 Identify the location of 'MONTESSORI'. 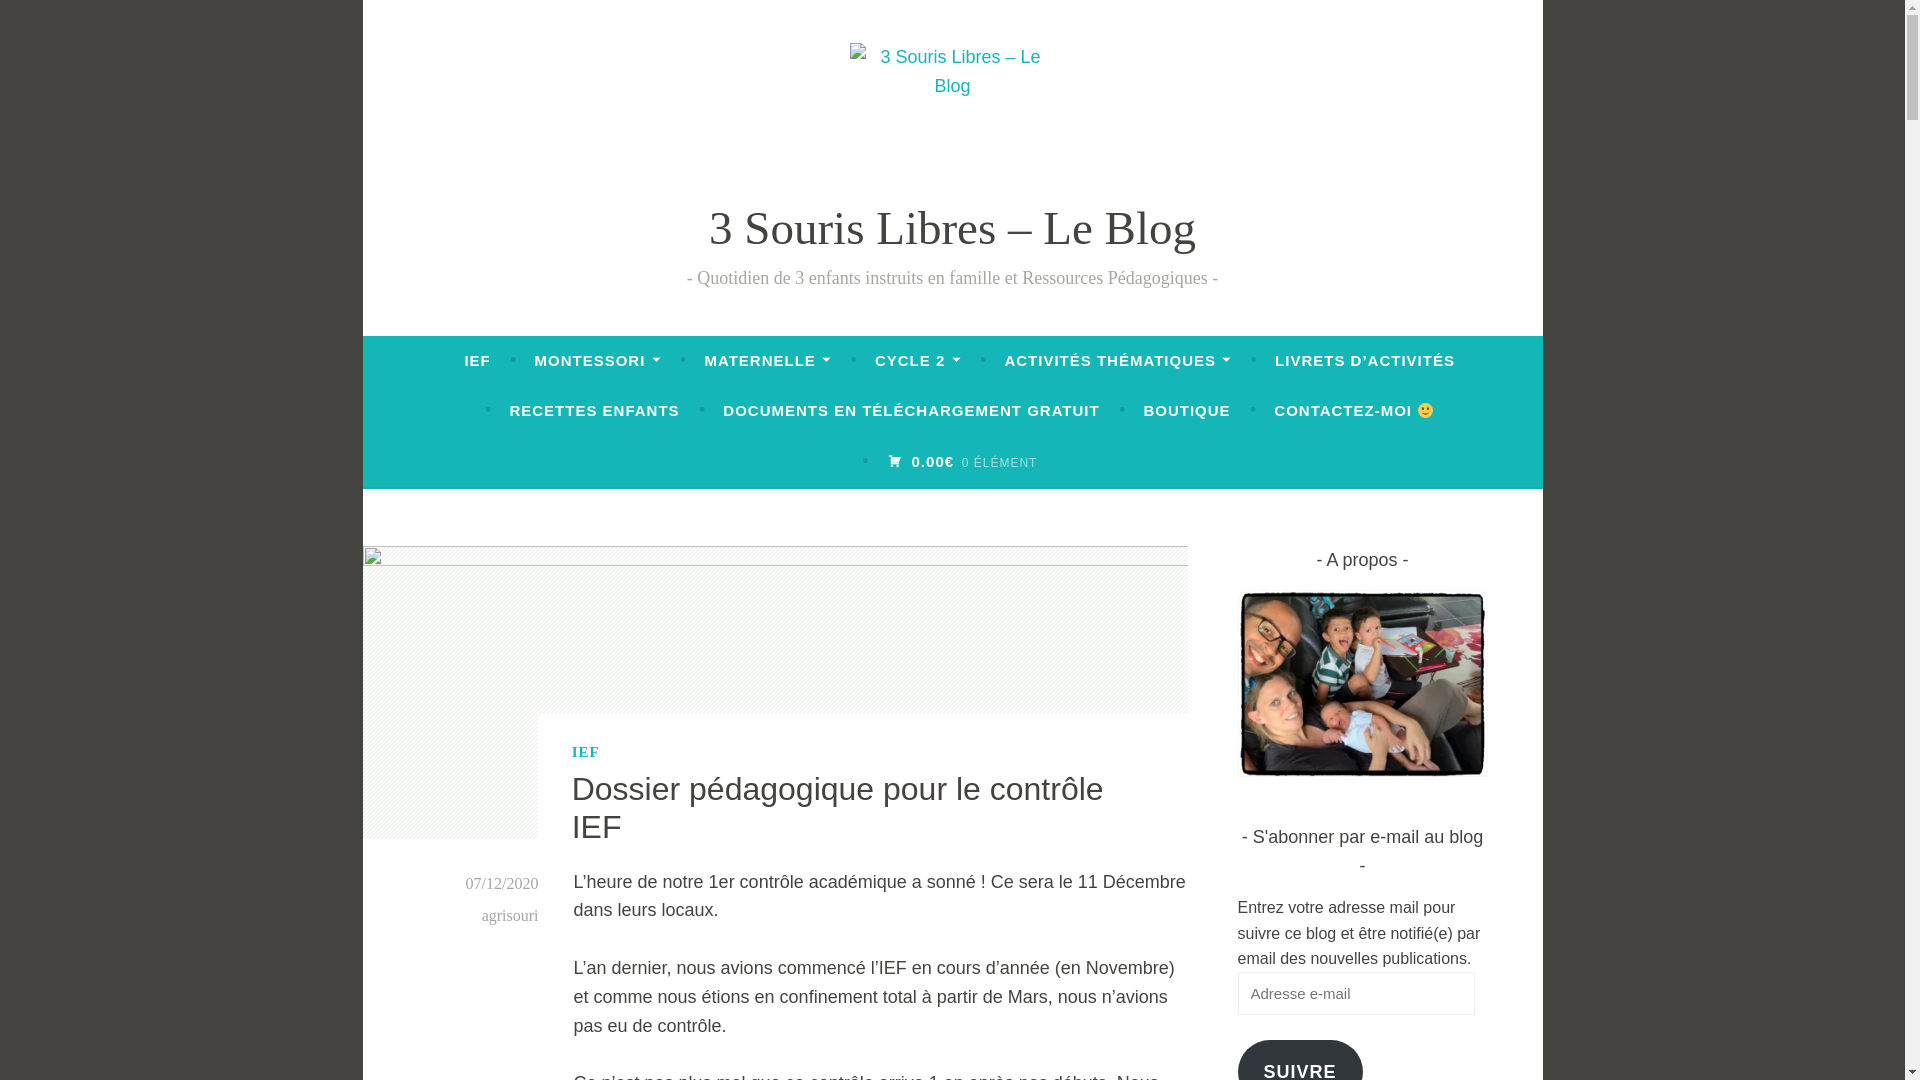
(595, 361).